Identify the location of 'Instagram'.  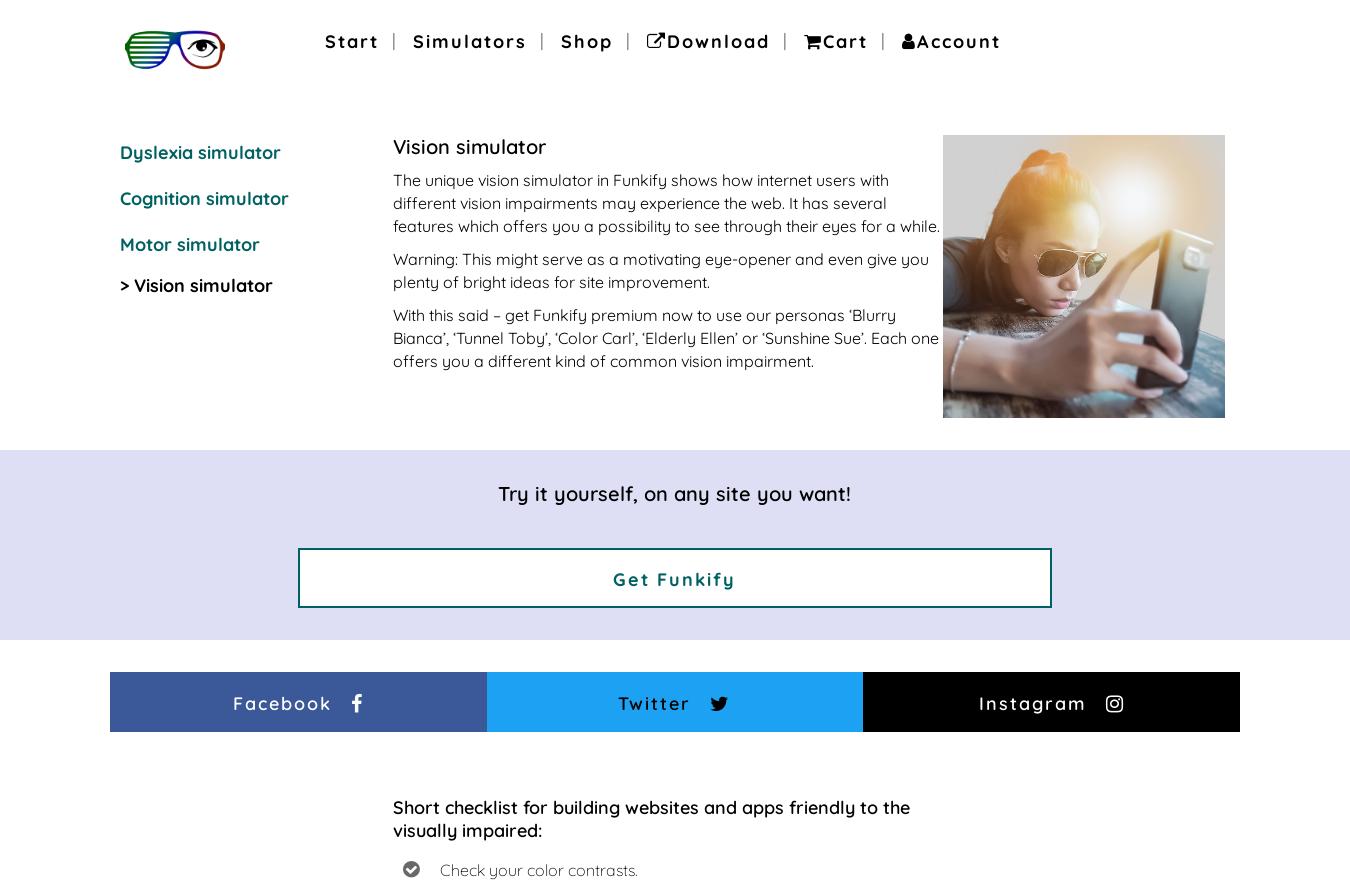
(1031, 702).